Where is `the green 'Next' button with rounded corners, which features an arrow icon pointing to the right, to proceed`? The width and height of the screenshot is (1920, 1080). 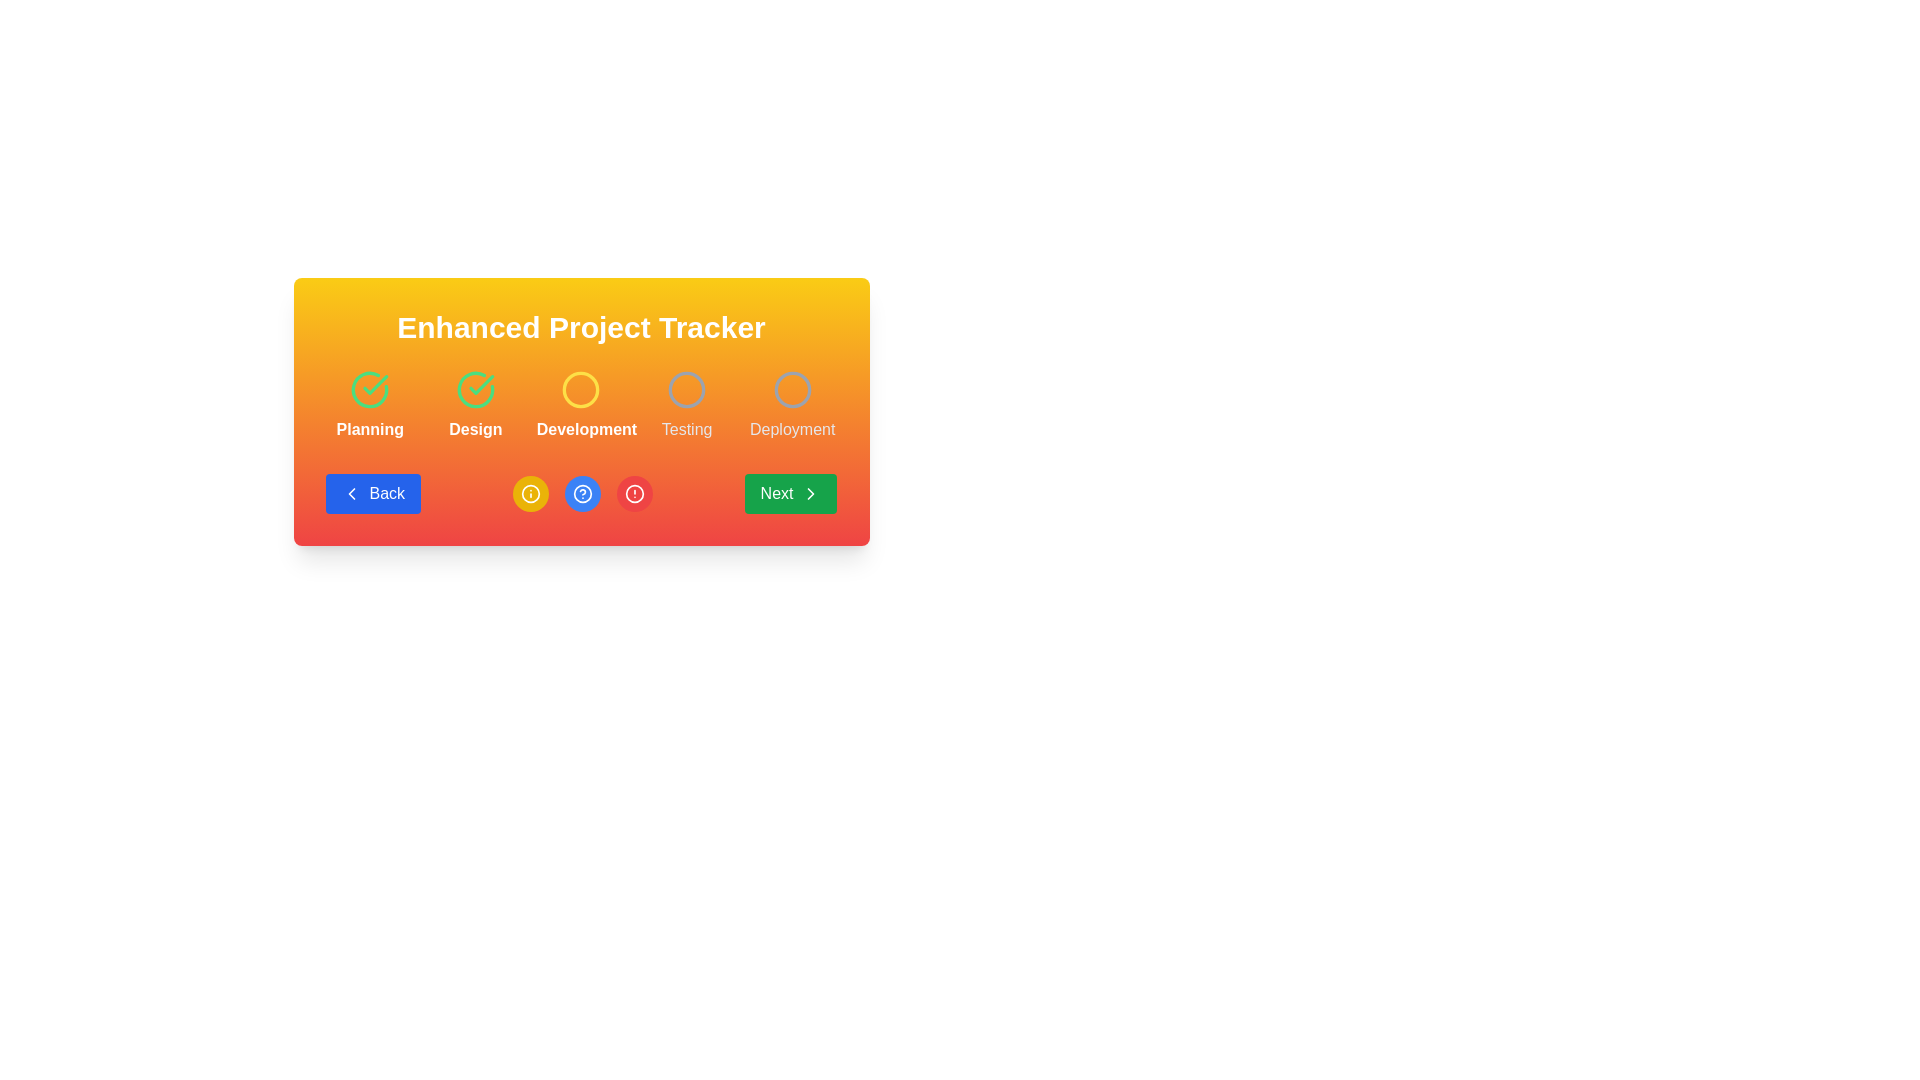 the green 'Next' button with rounded corners, which features an arrow icon pointing to the right, to proceed is located at coordinates (790, 493).